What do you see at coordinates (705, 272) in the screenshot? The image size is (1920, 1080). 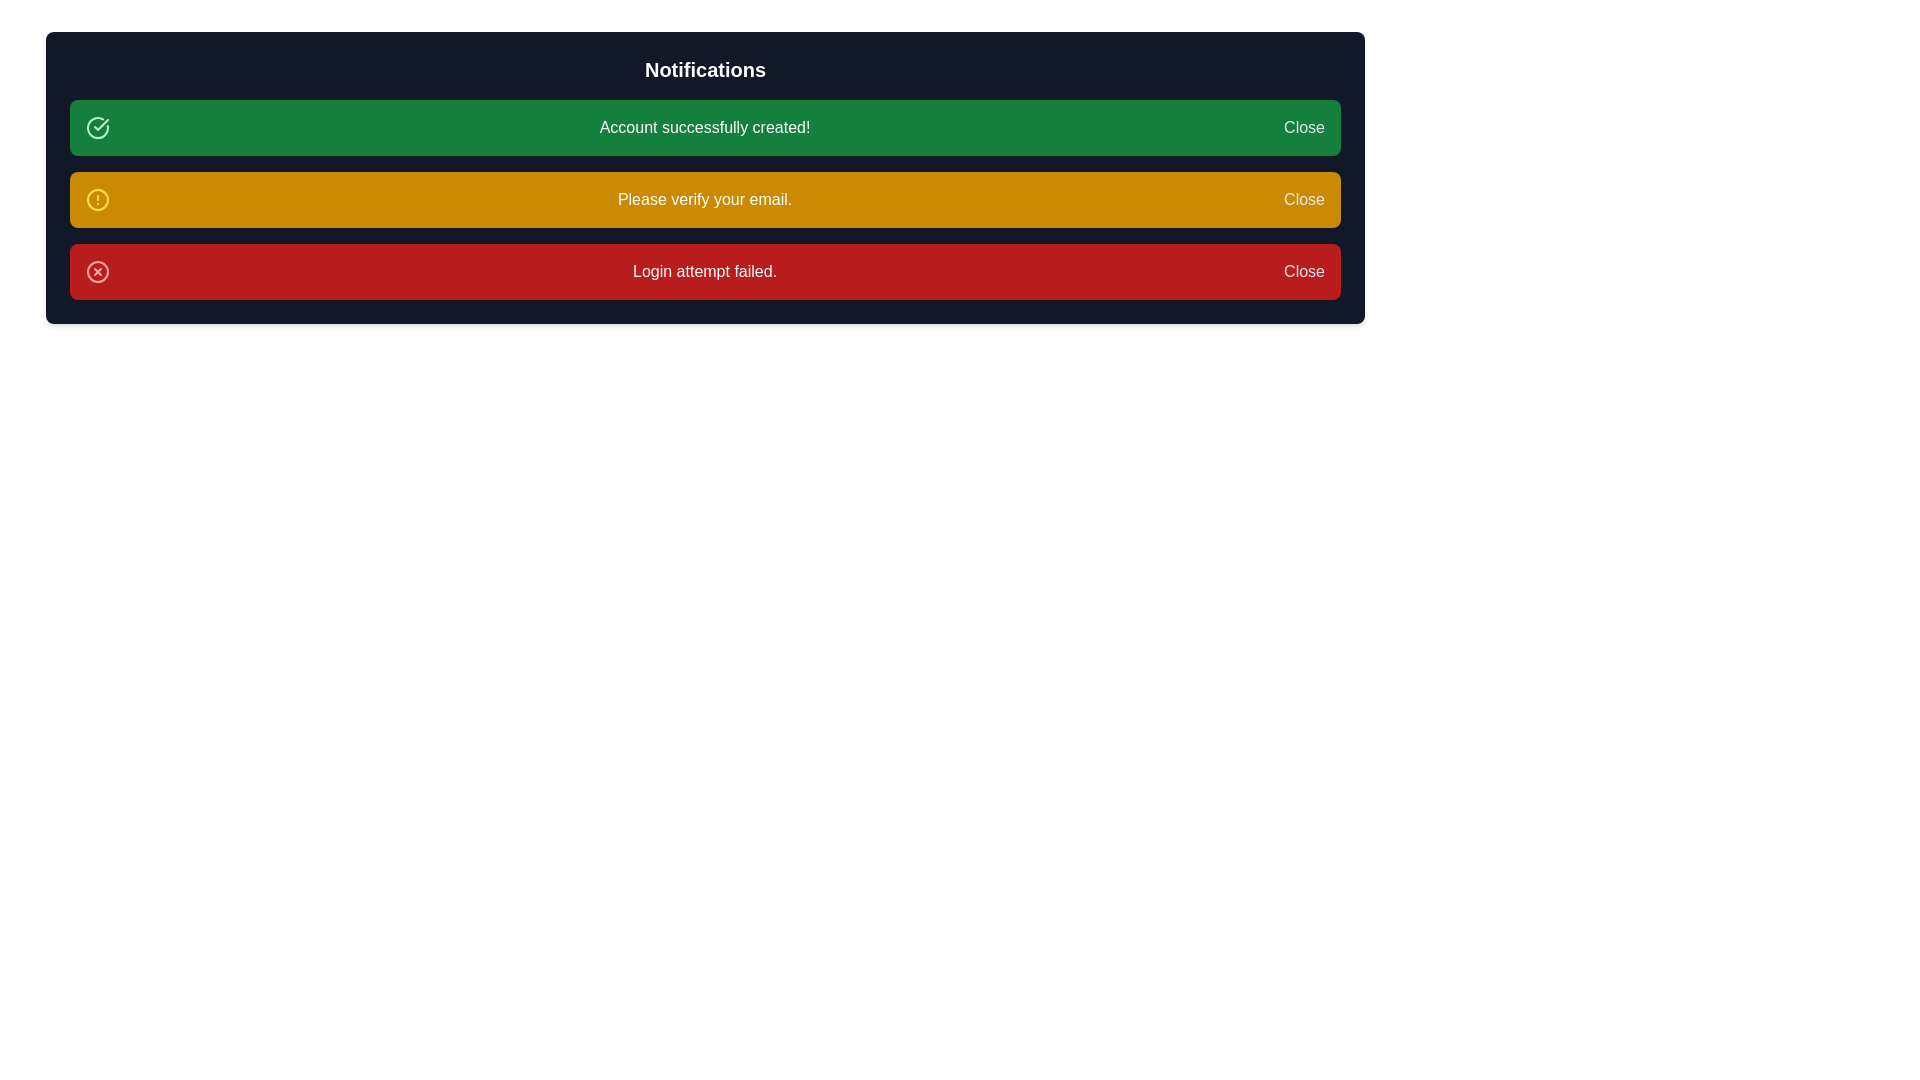 I see `error message displayed in bold text stating 'Login attempt failed.' located in the last notification block with a red background` at bounding box center [705, 272].